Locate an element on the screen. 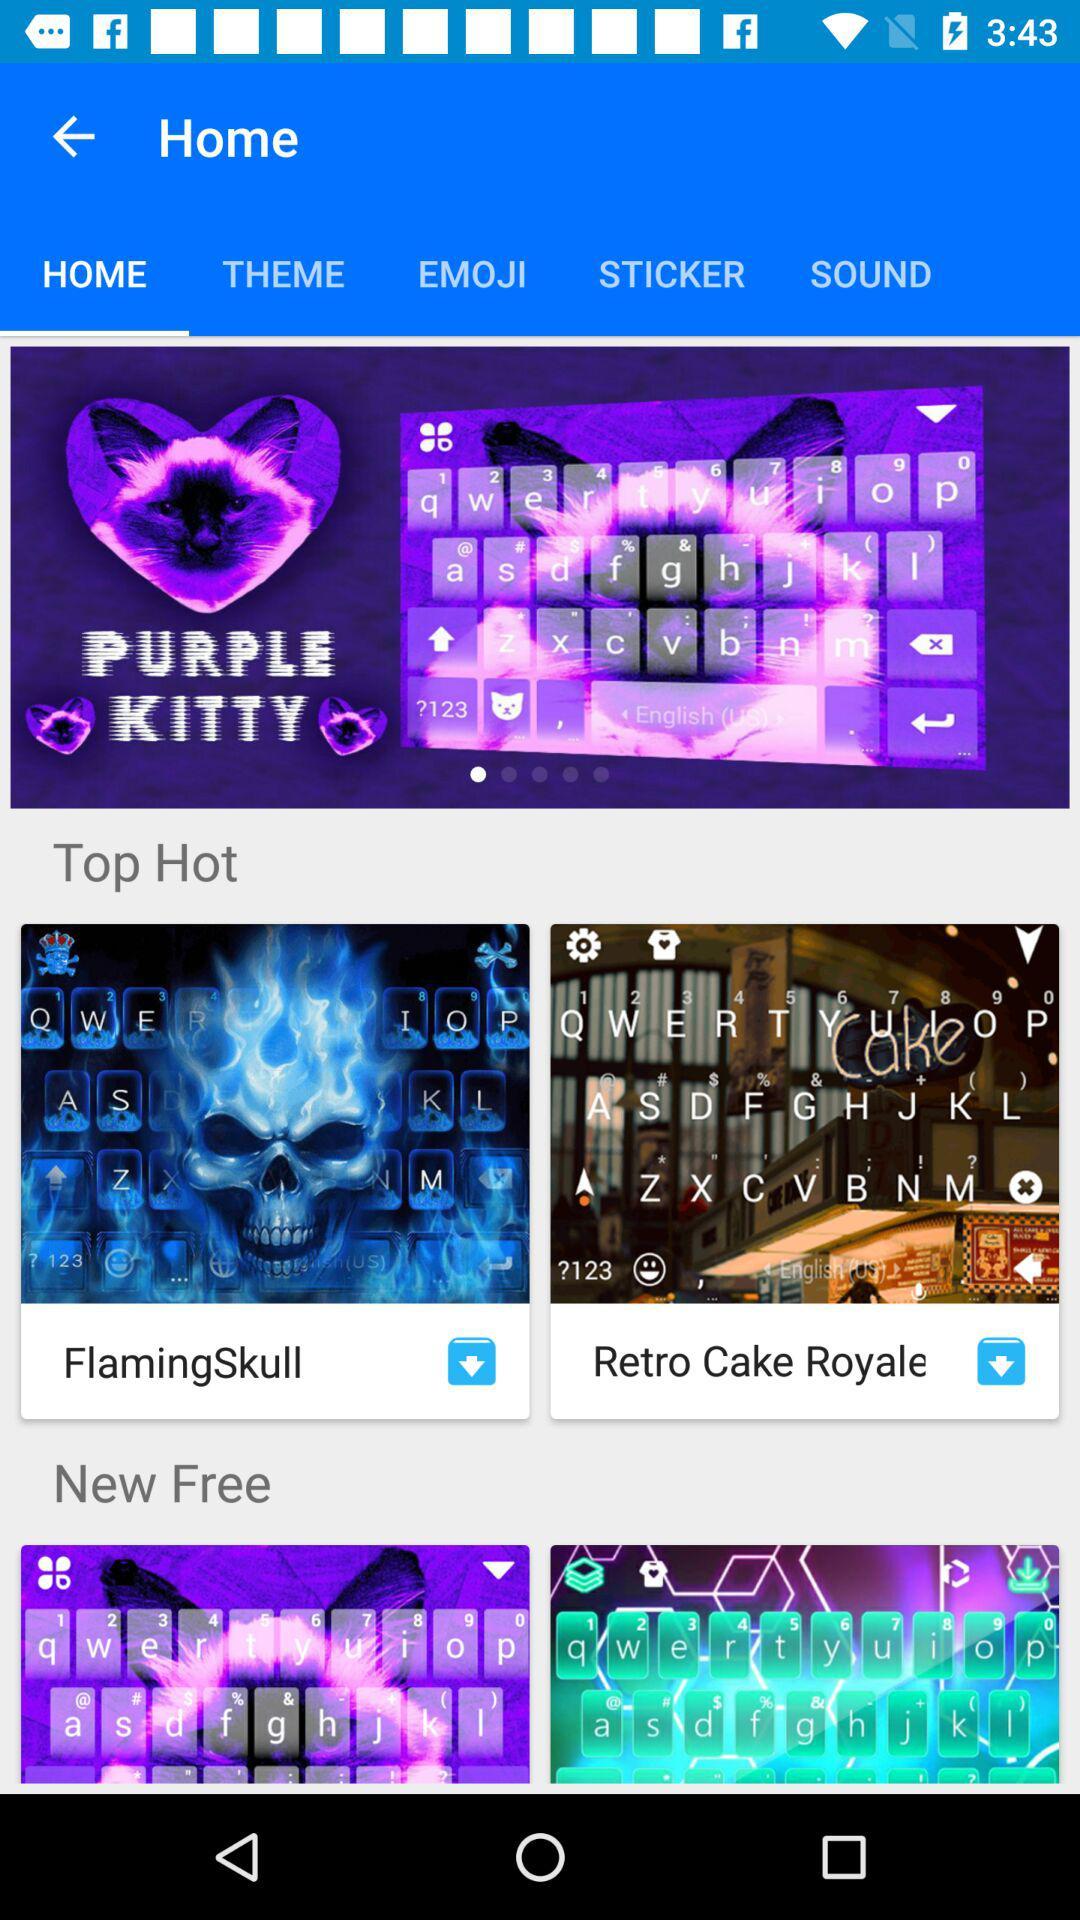  icon above top hot is located at coordinates (540, 576).